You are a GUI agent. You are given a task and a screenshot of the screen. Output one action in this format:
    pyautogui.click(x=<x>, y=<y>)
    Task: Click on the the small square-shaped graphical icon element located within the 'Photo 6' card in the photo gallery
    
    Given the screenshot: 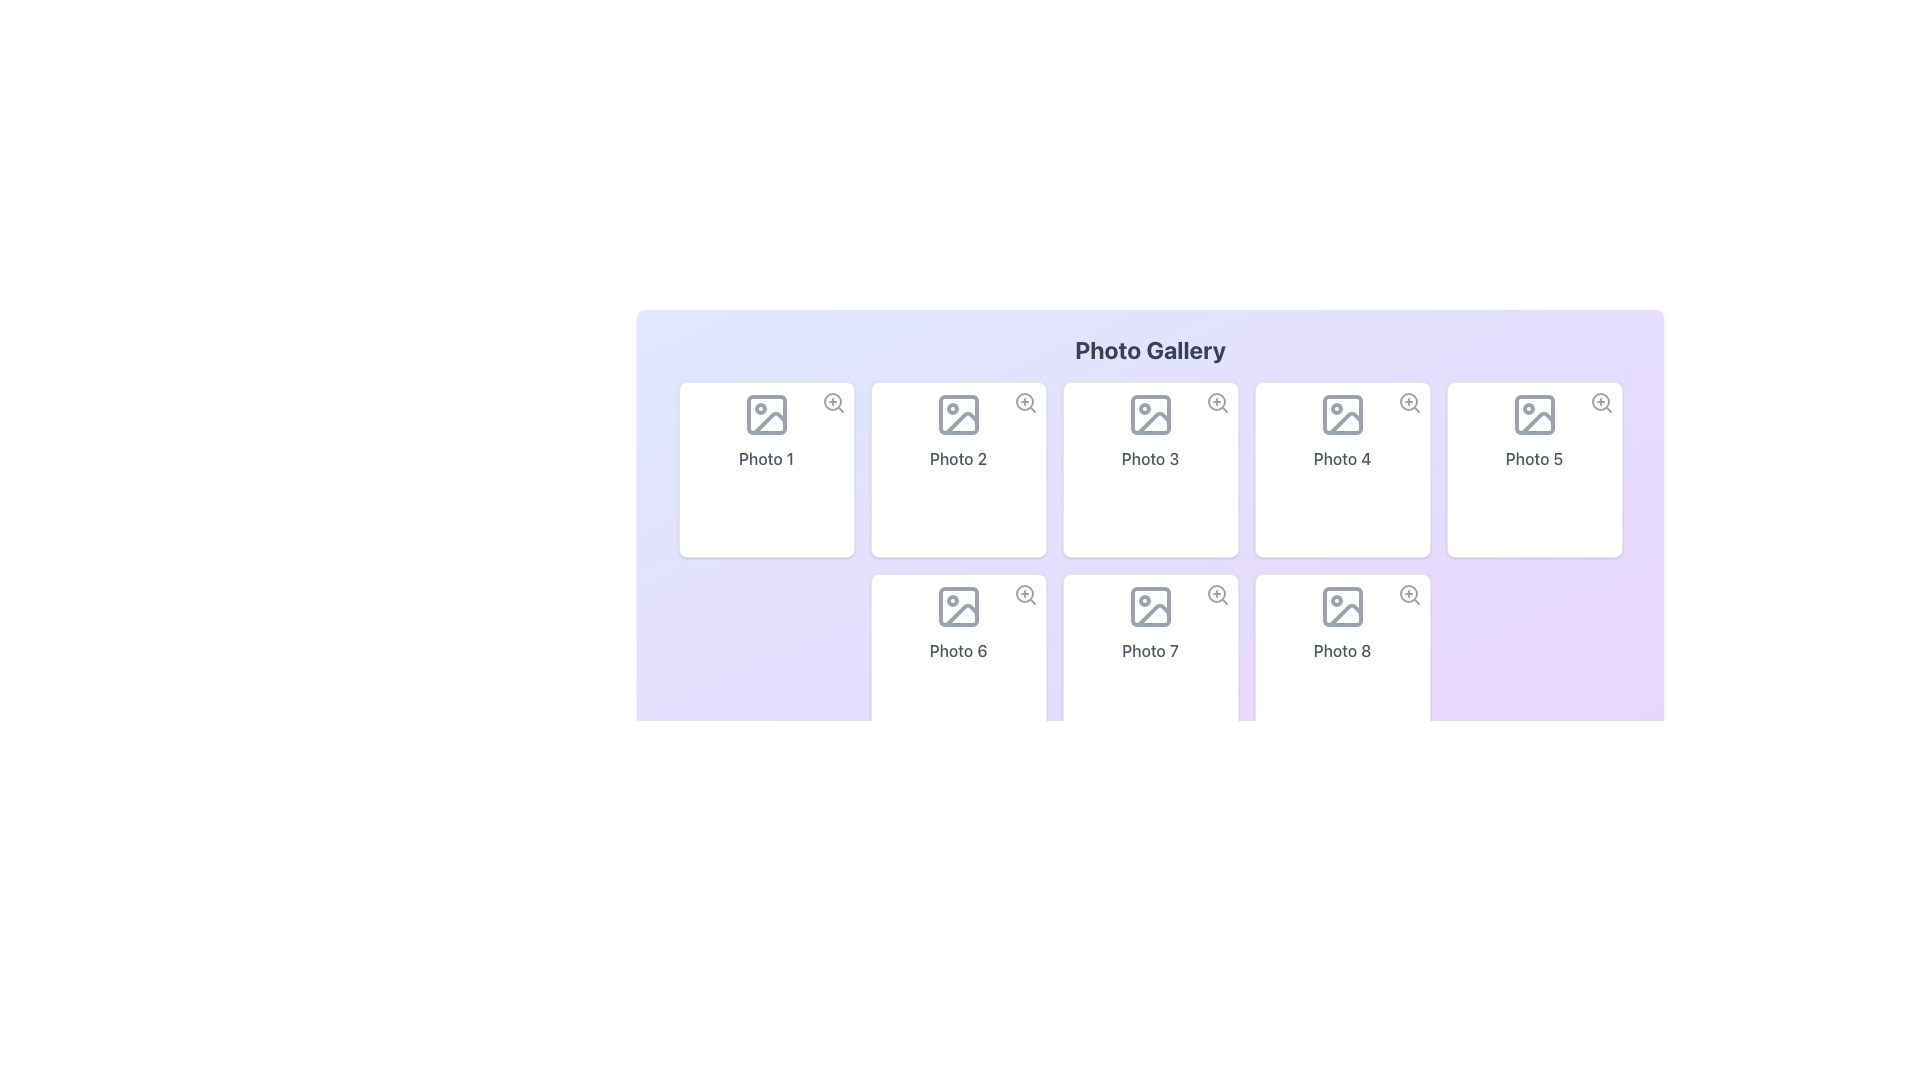 What is the action you would take?
    pyautogui.click(x=957, y=605)
    